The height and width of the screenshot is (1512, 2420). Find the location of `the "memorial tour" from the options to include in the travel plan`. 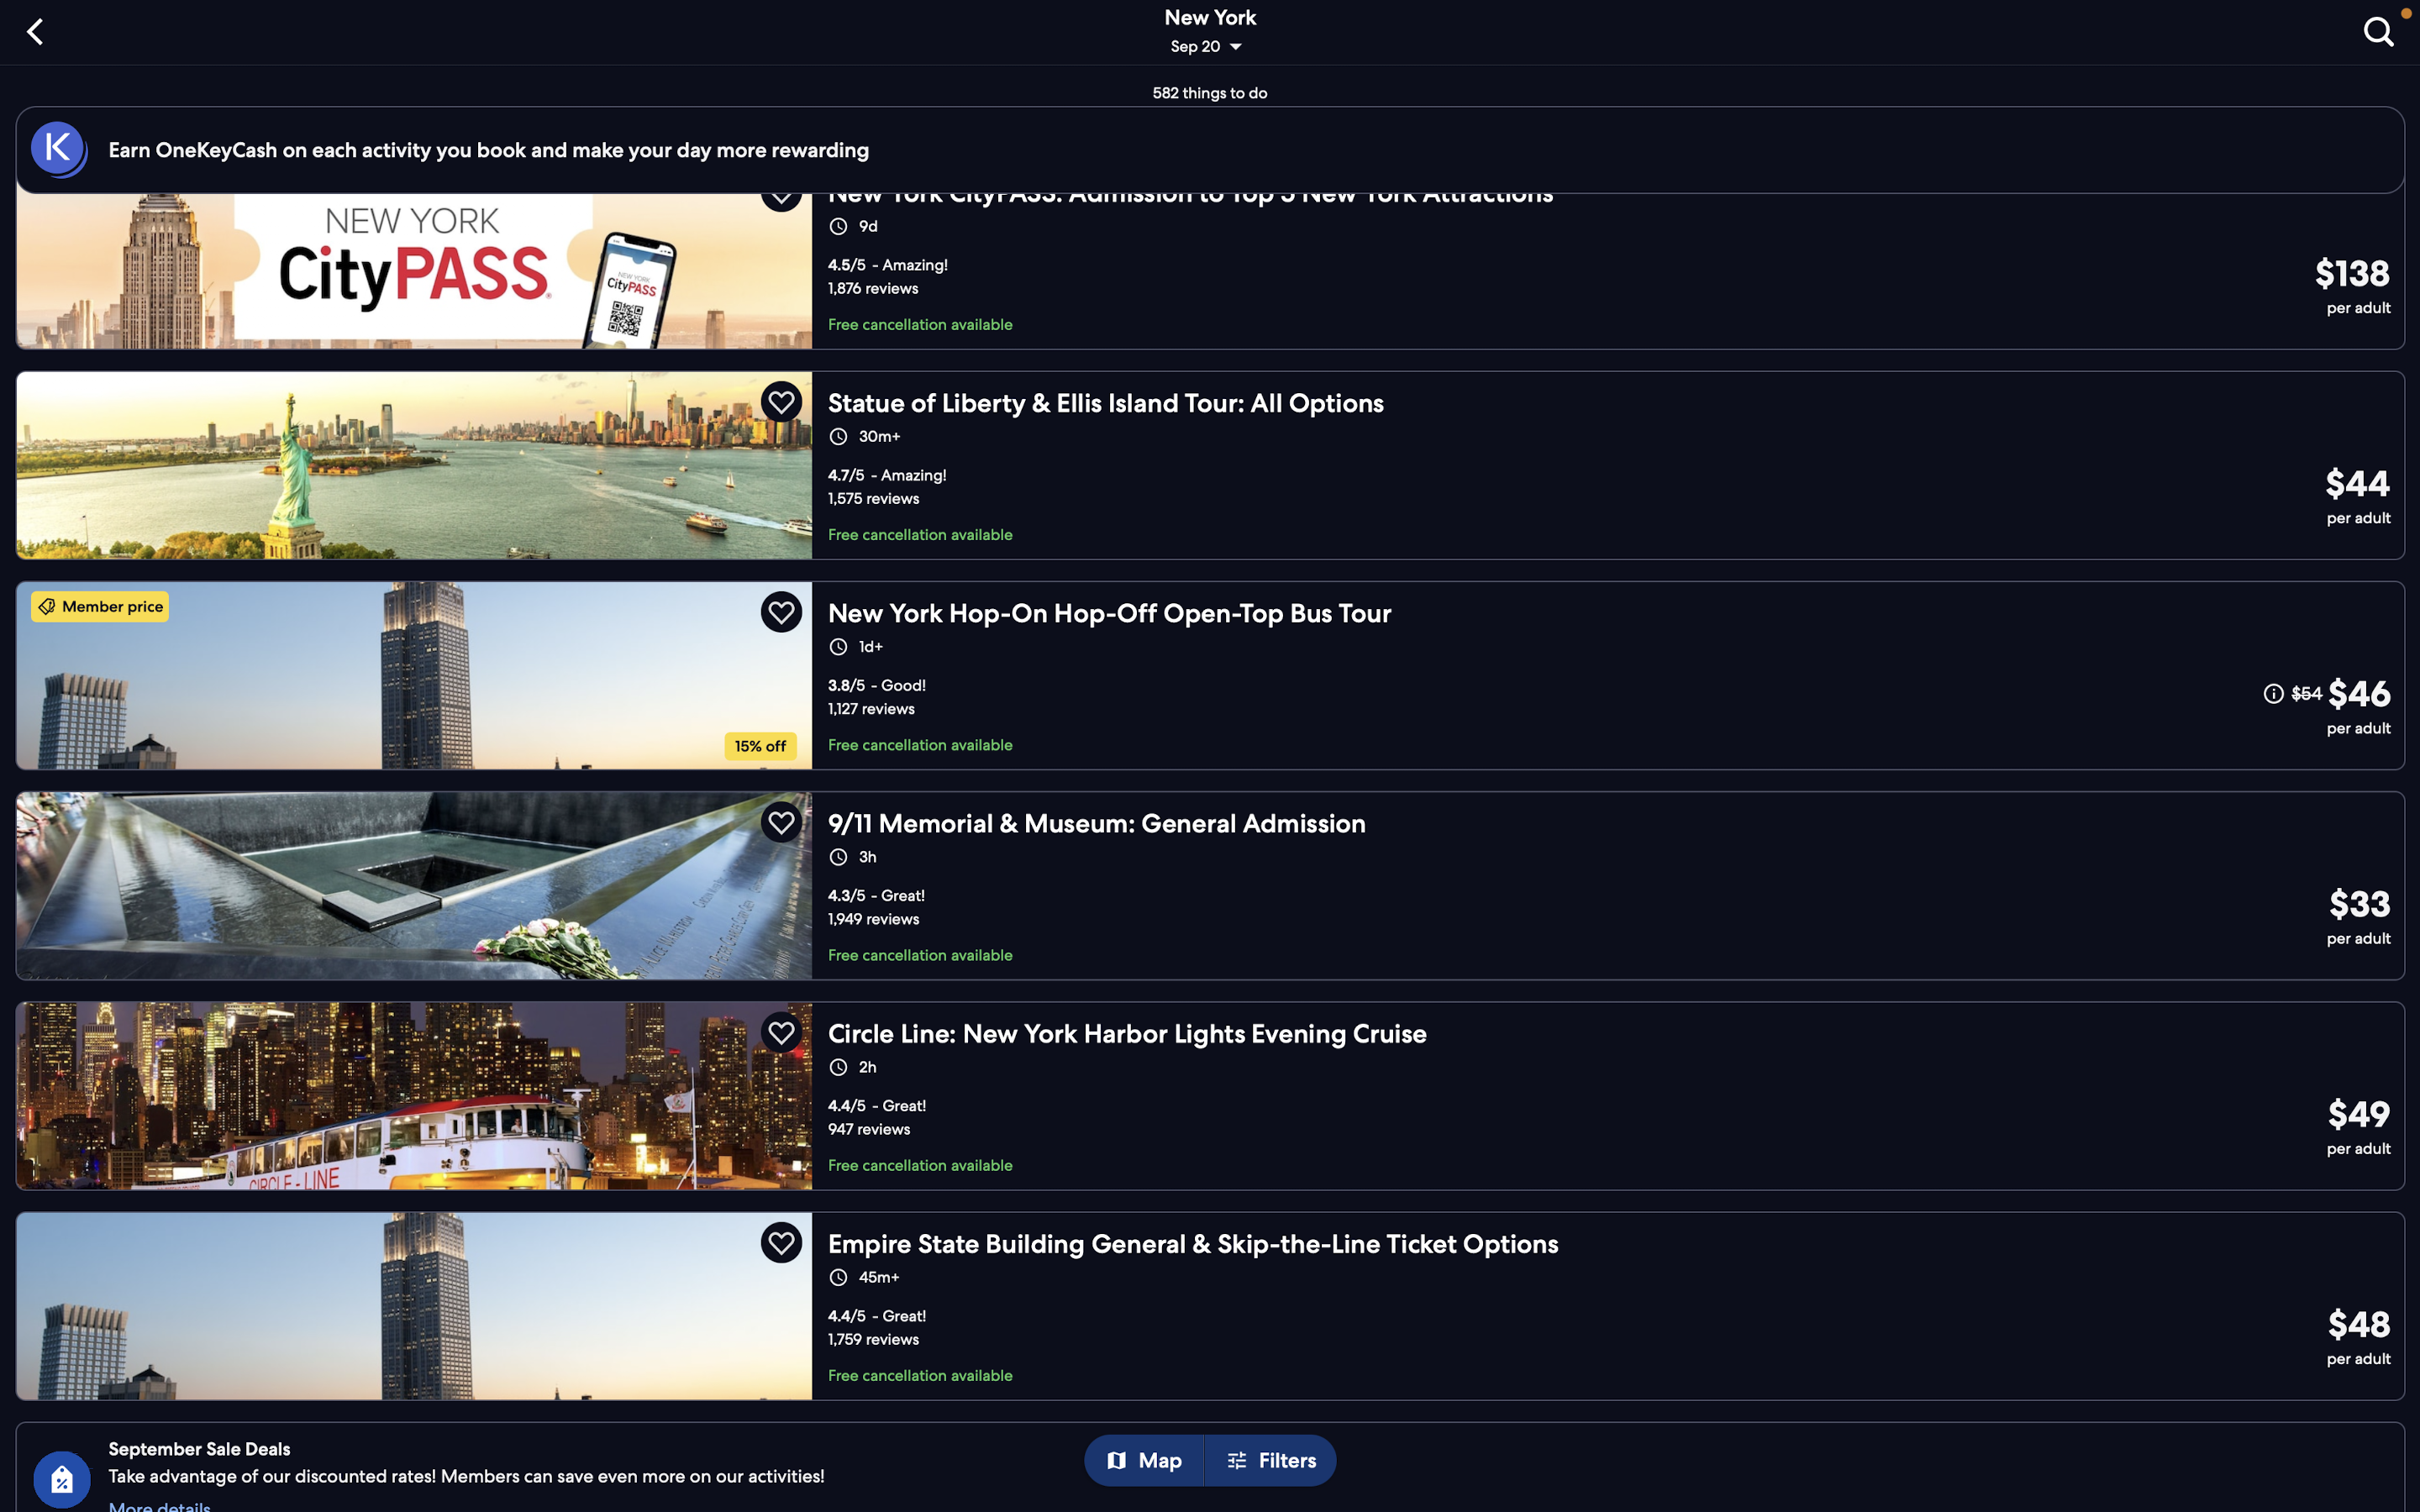

the "memorial tour" from the options to include in the travel plan is located at coordinates (1210, 884).